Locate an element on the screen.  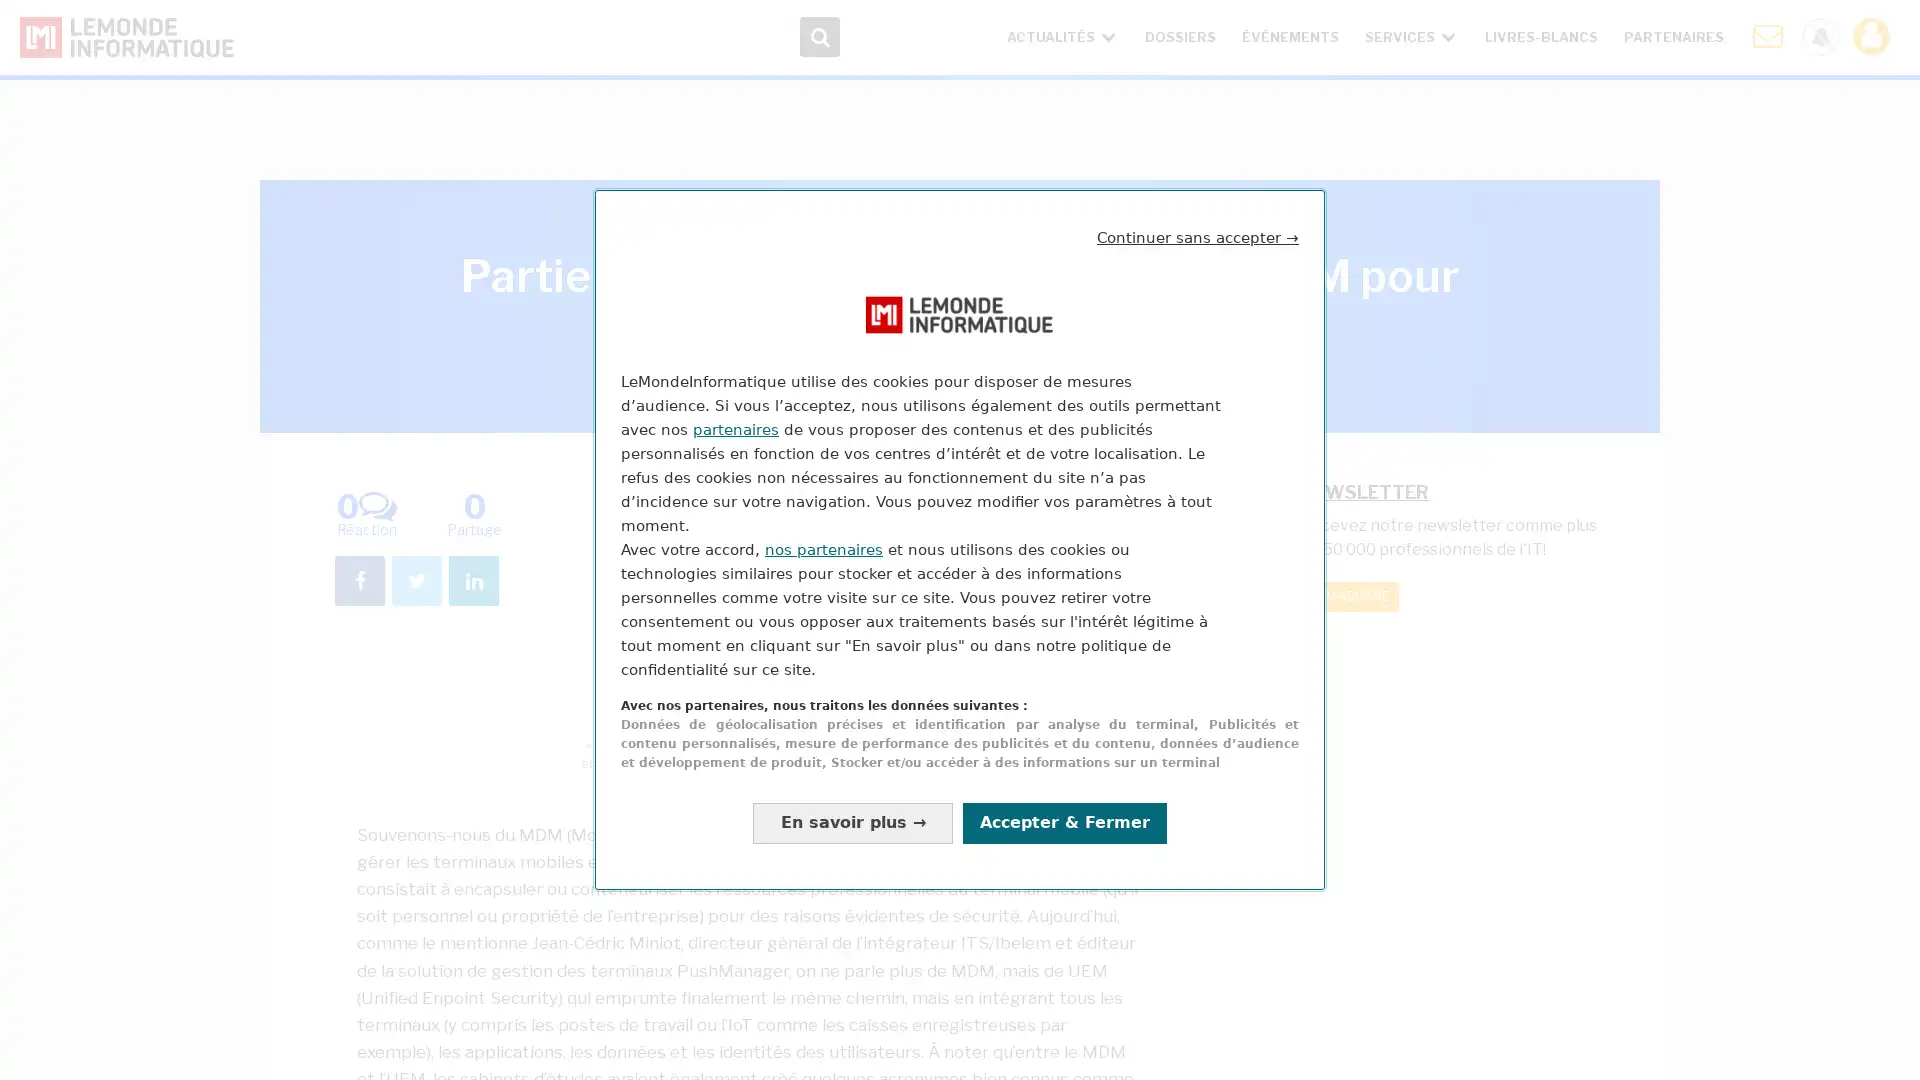
Configurer vos consentements is located at coordinates (853, 822).